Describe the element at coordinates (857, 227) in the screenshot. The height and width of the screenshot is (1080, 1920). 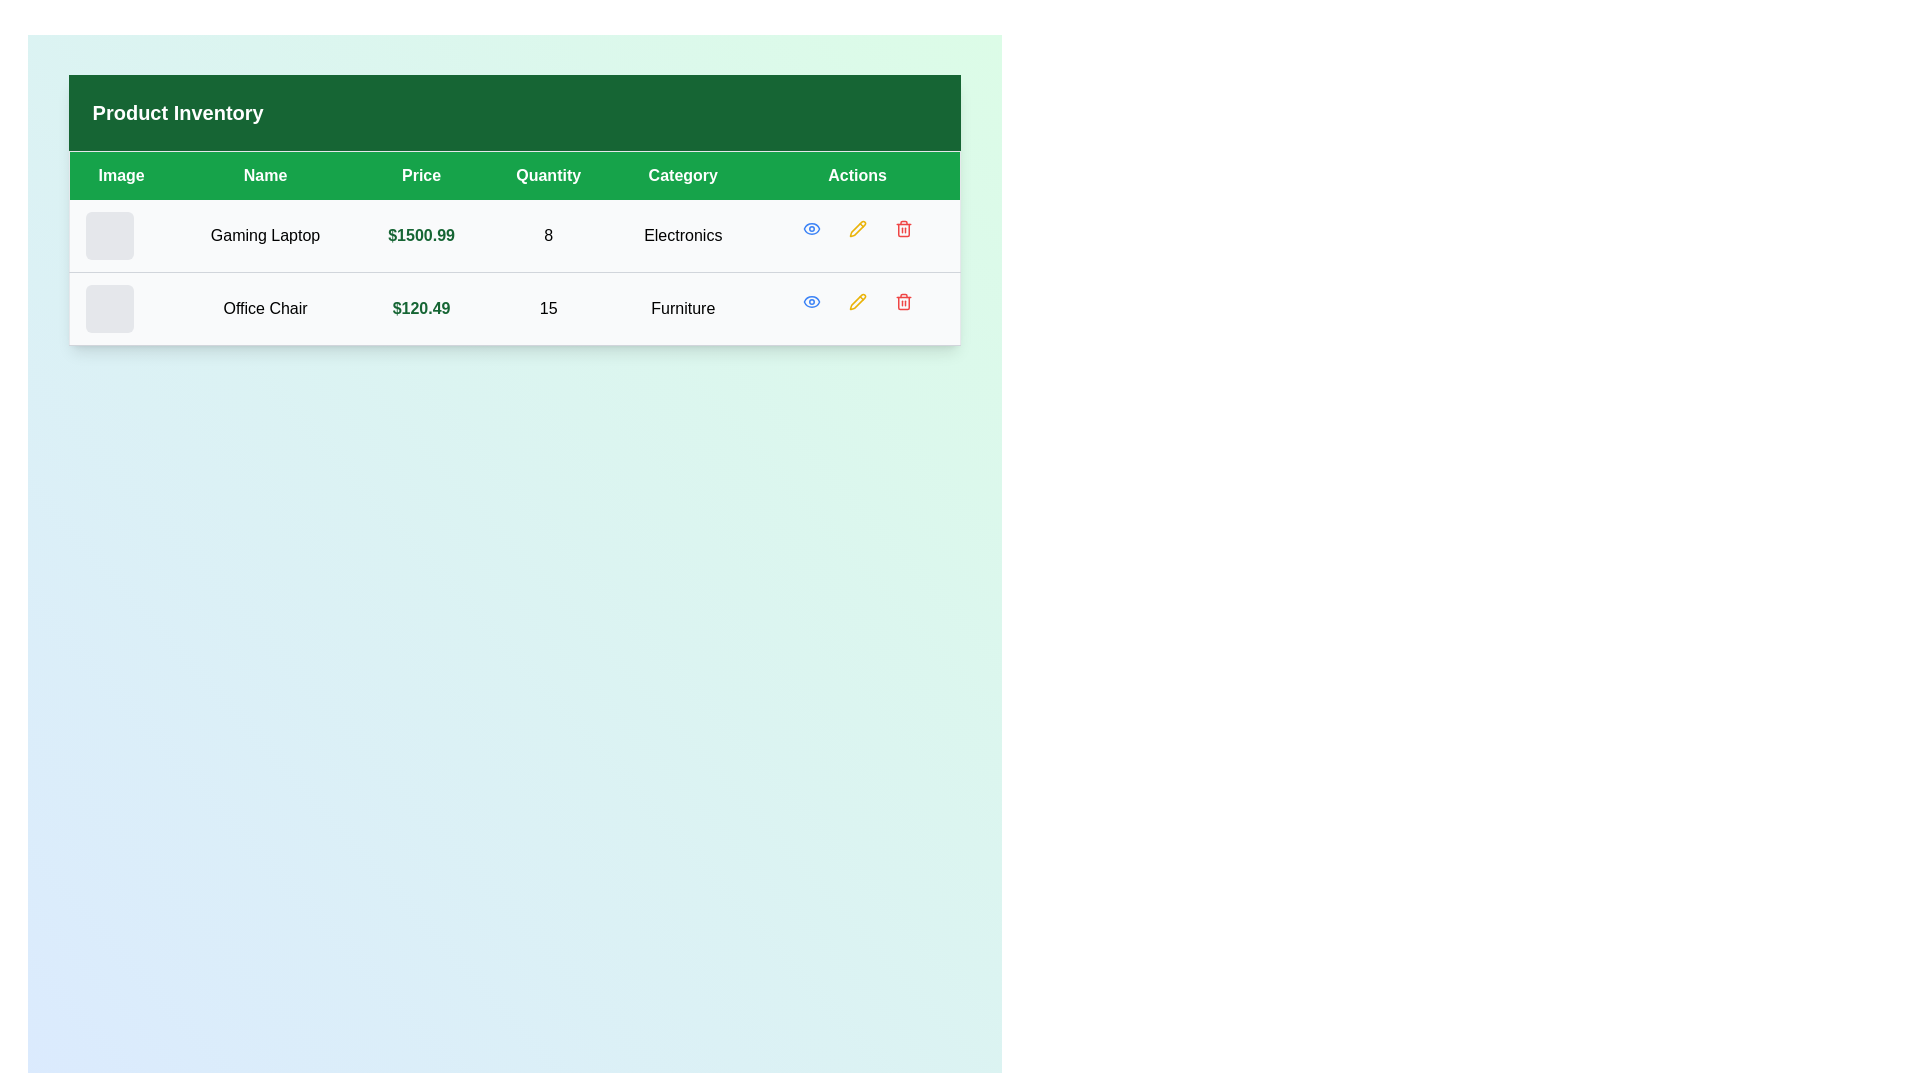
I see `the editing icon located in the 'Actions' column of the second row corresponding to the 'Office Chair' product entry` at that location.